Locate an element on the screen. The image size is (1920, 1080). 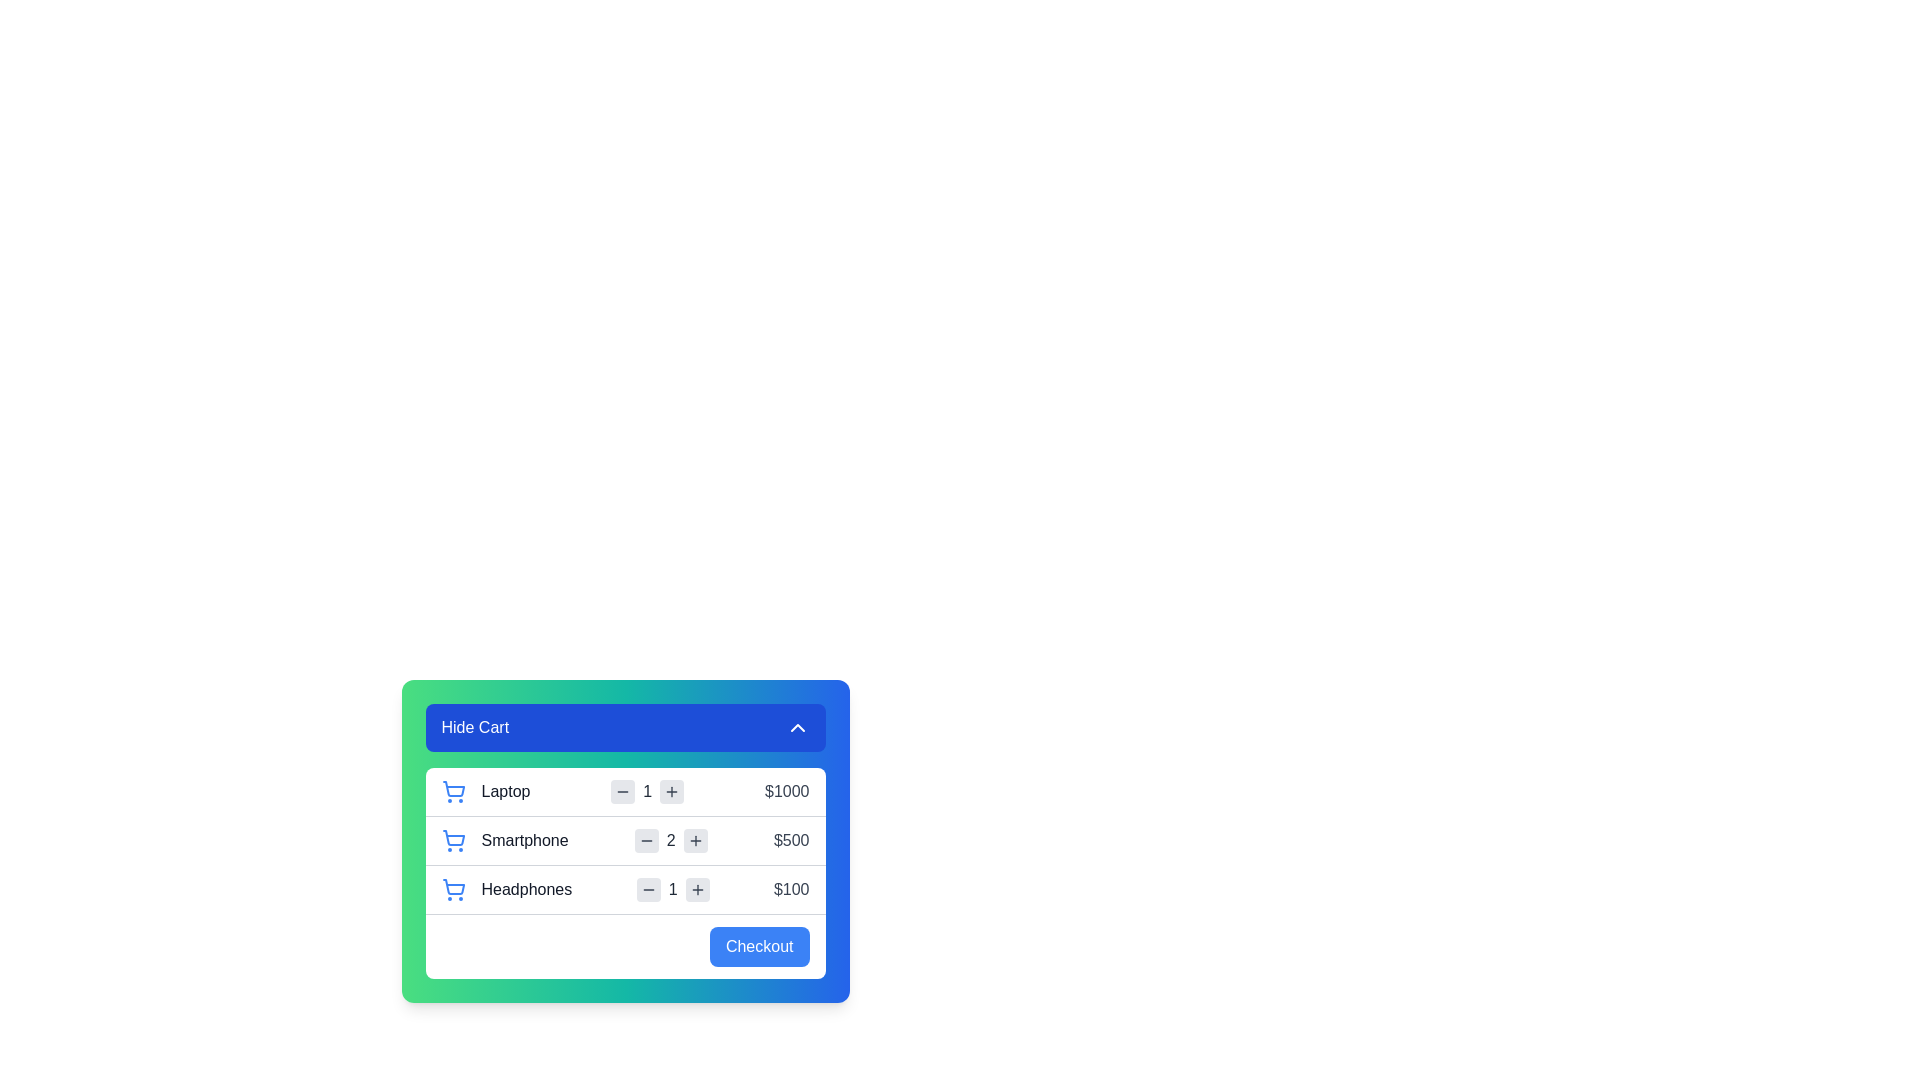
the text display showing the number '2' is located at coordinates (671, 840).